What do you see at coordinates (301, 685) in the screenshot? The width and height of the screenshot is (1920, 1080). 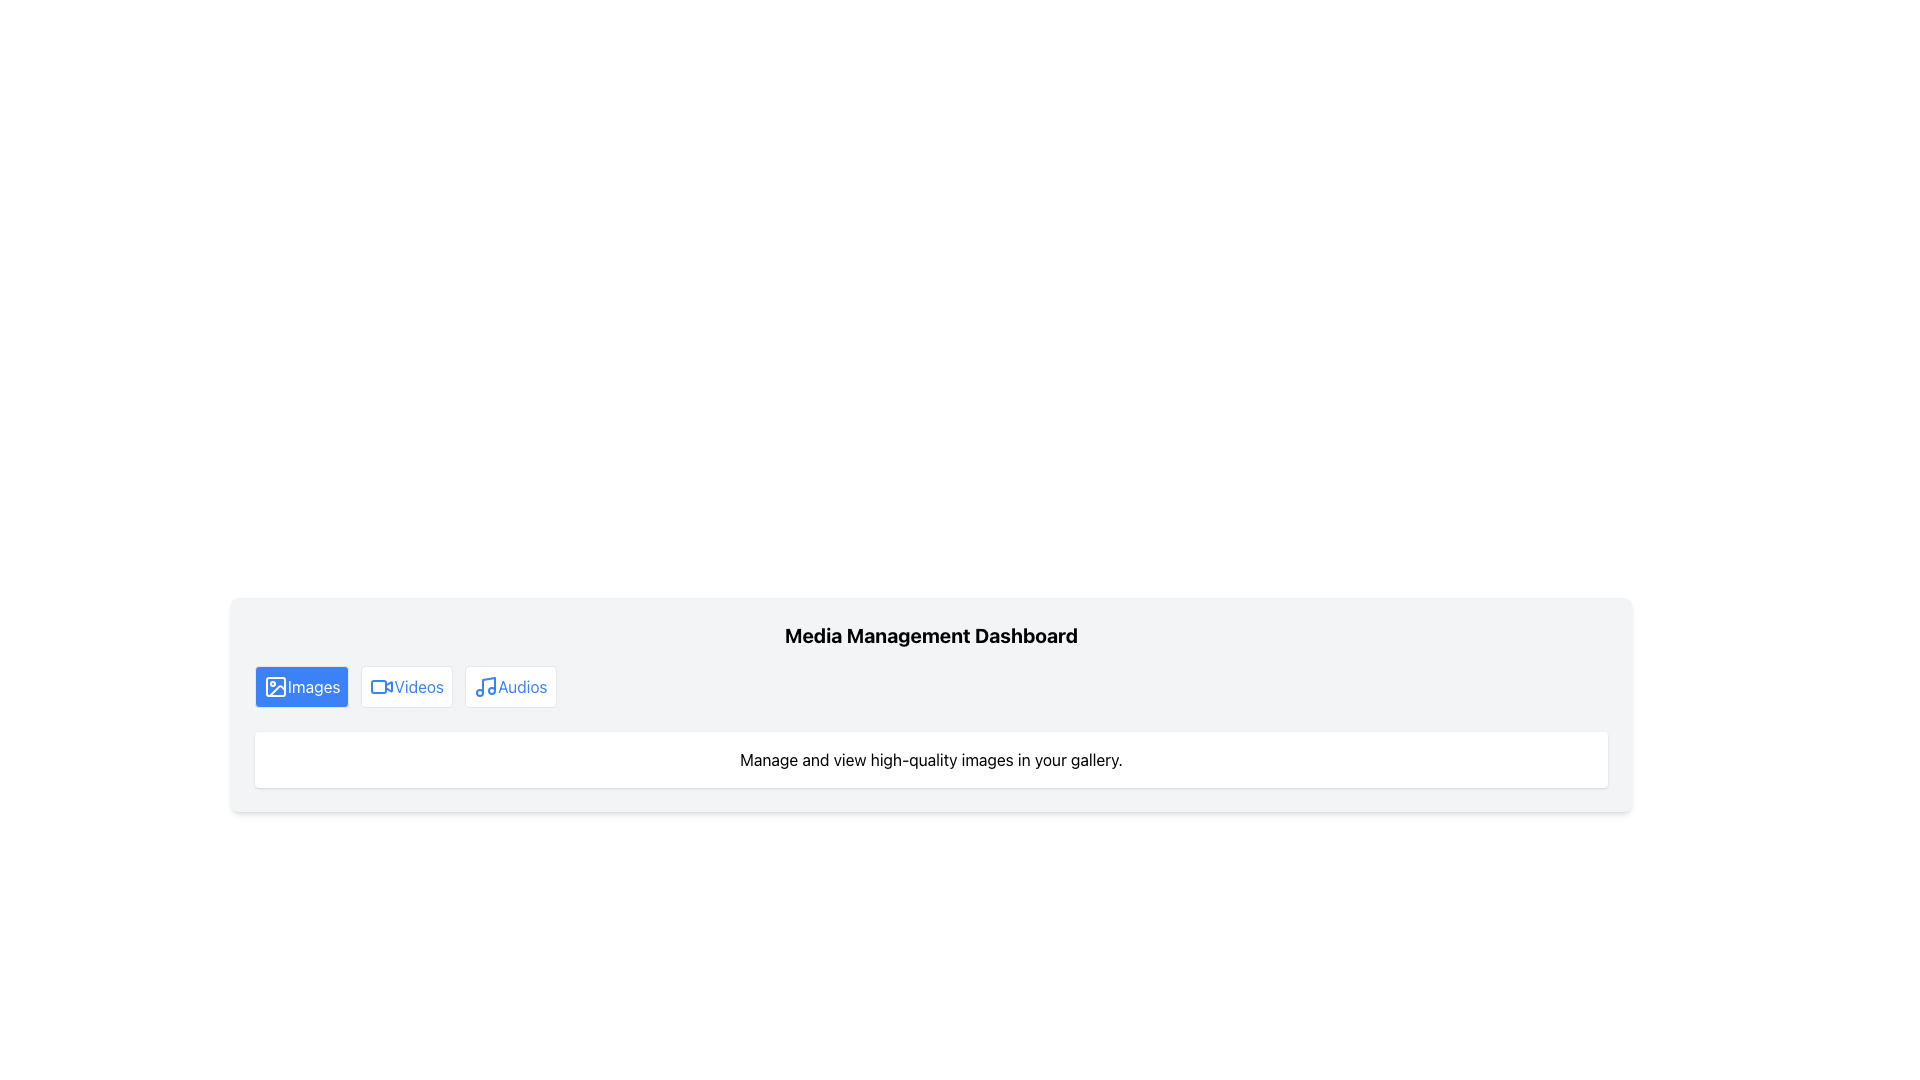 I see `the first button on the left labeled 'Images' in the top-left corner of the button section` at bounding box center [301, 685].